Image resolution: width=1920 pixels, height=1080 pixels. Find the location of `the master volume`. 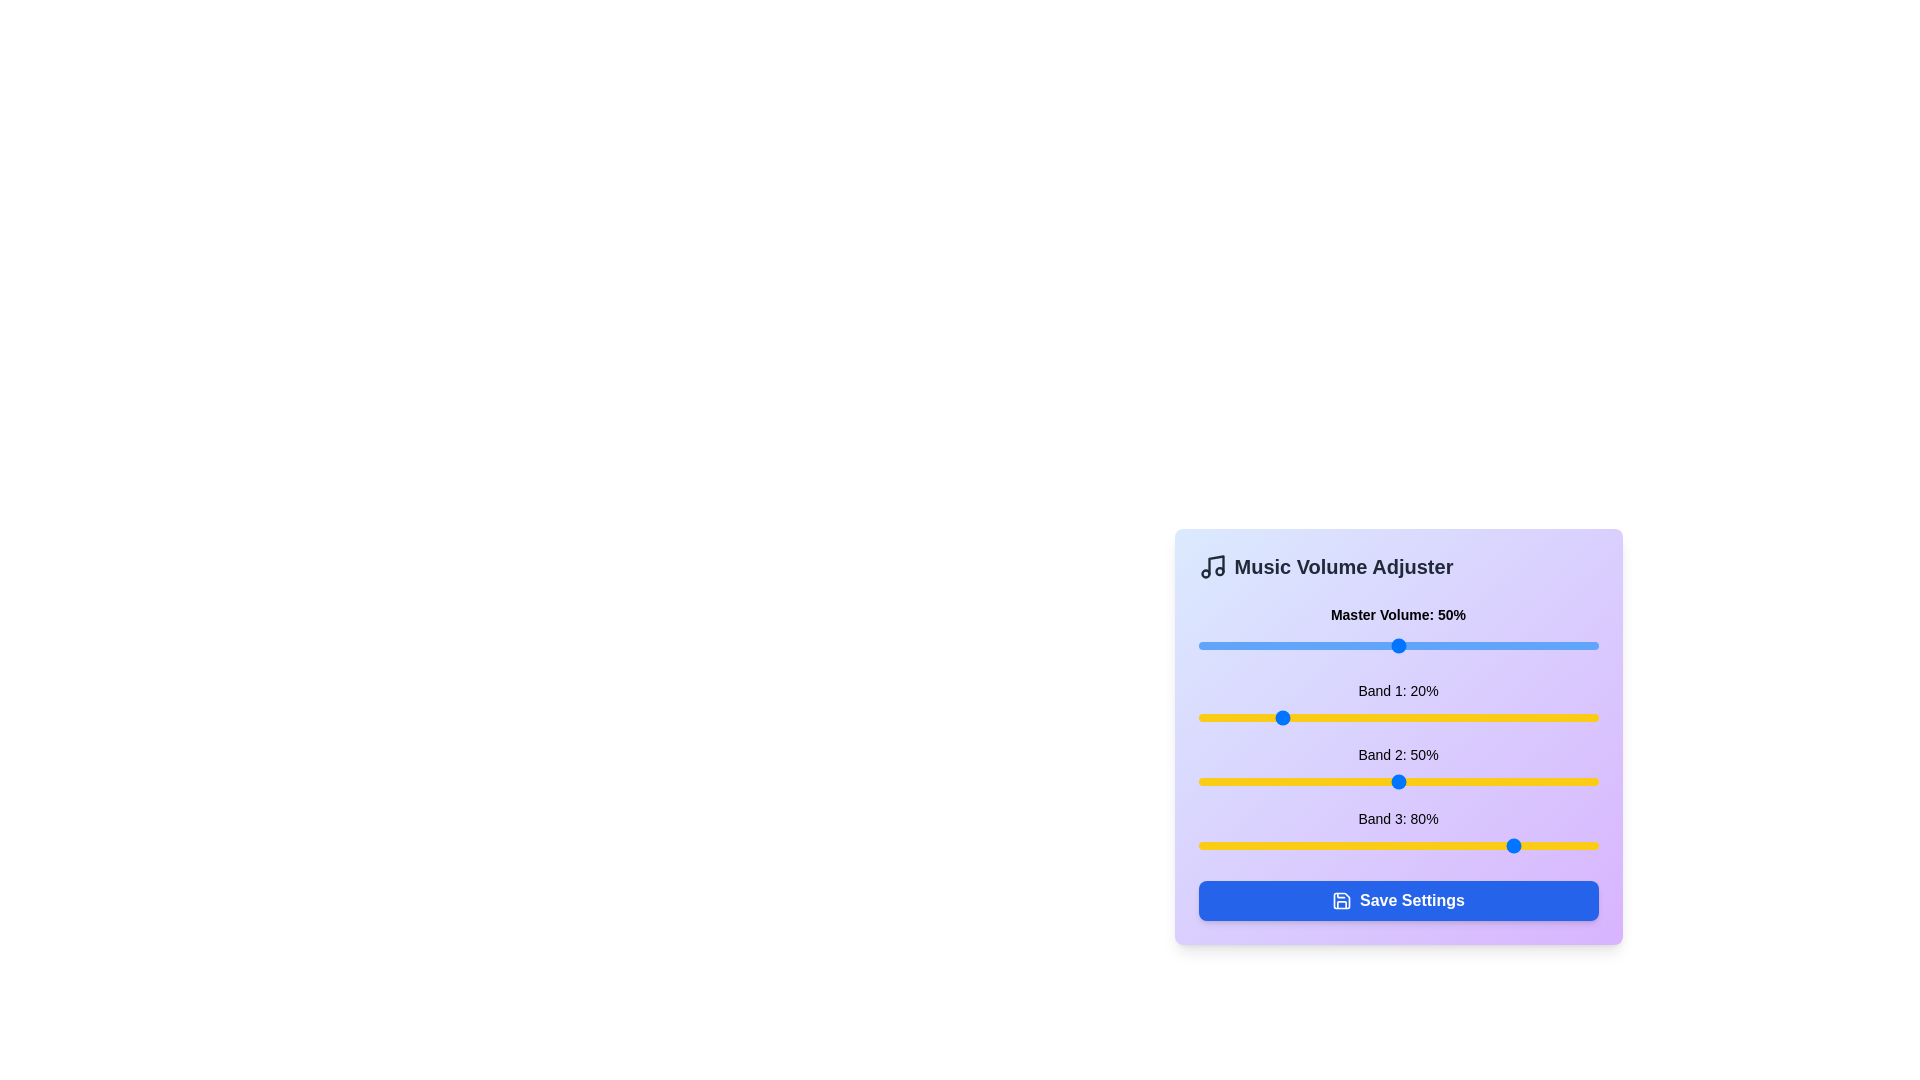

the master volume is located at coordinates (1573, 645).